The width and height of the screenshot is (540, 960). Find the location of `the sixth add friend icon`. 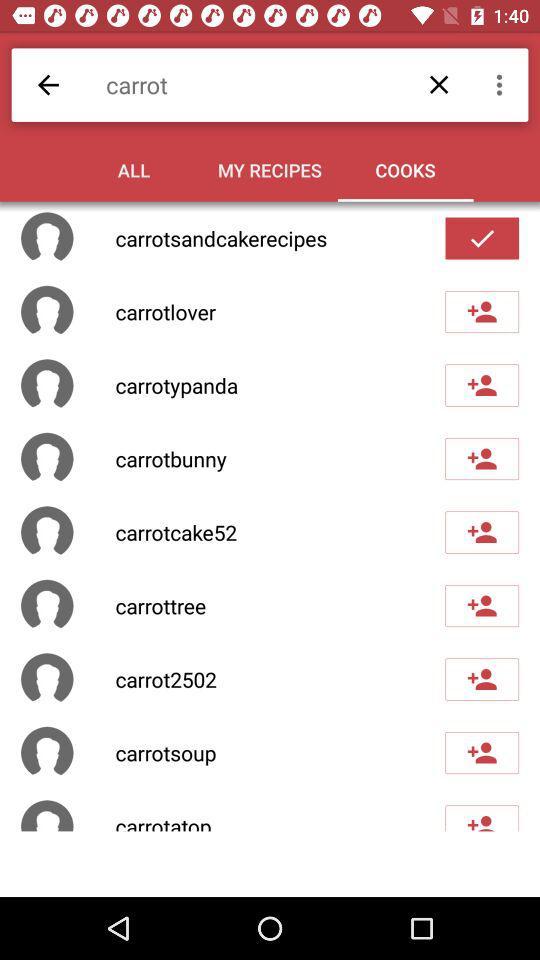

the sixth add friend icon is located at coordinates (481, 679).